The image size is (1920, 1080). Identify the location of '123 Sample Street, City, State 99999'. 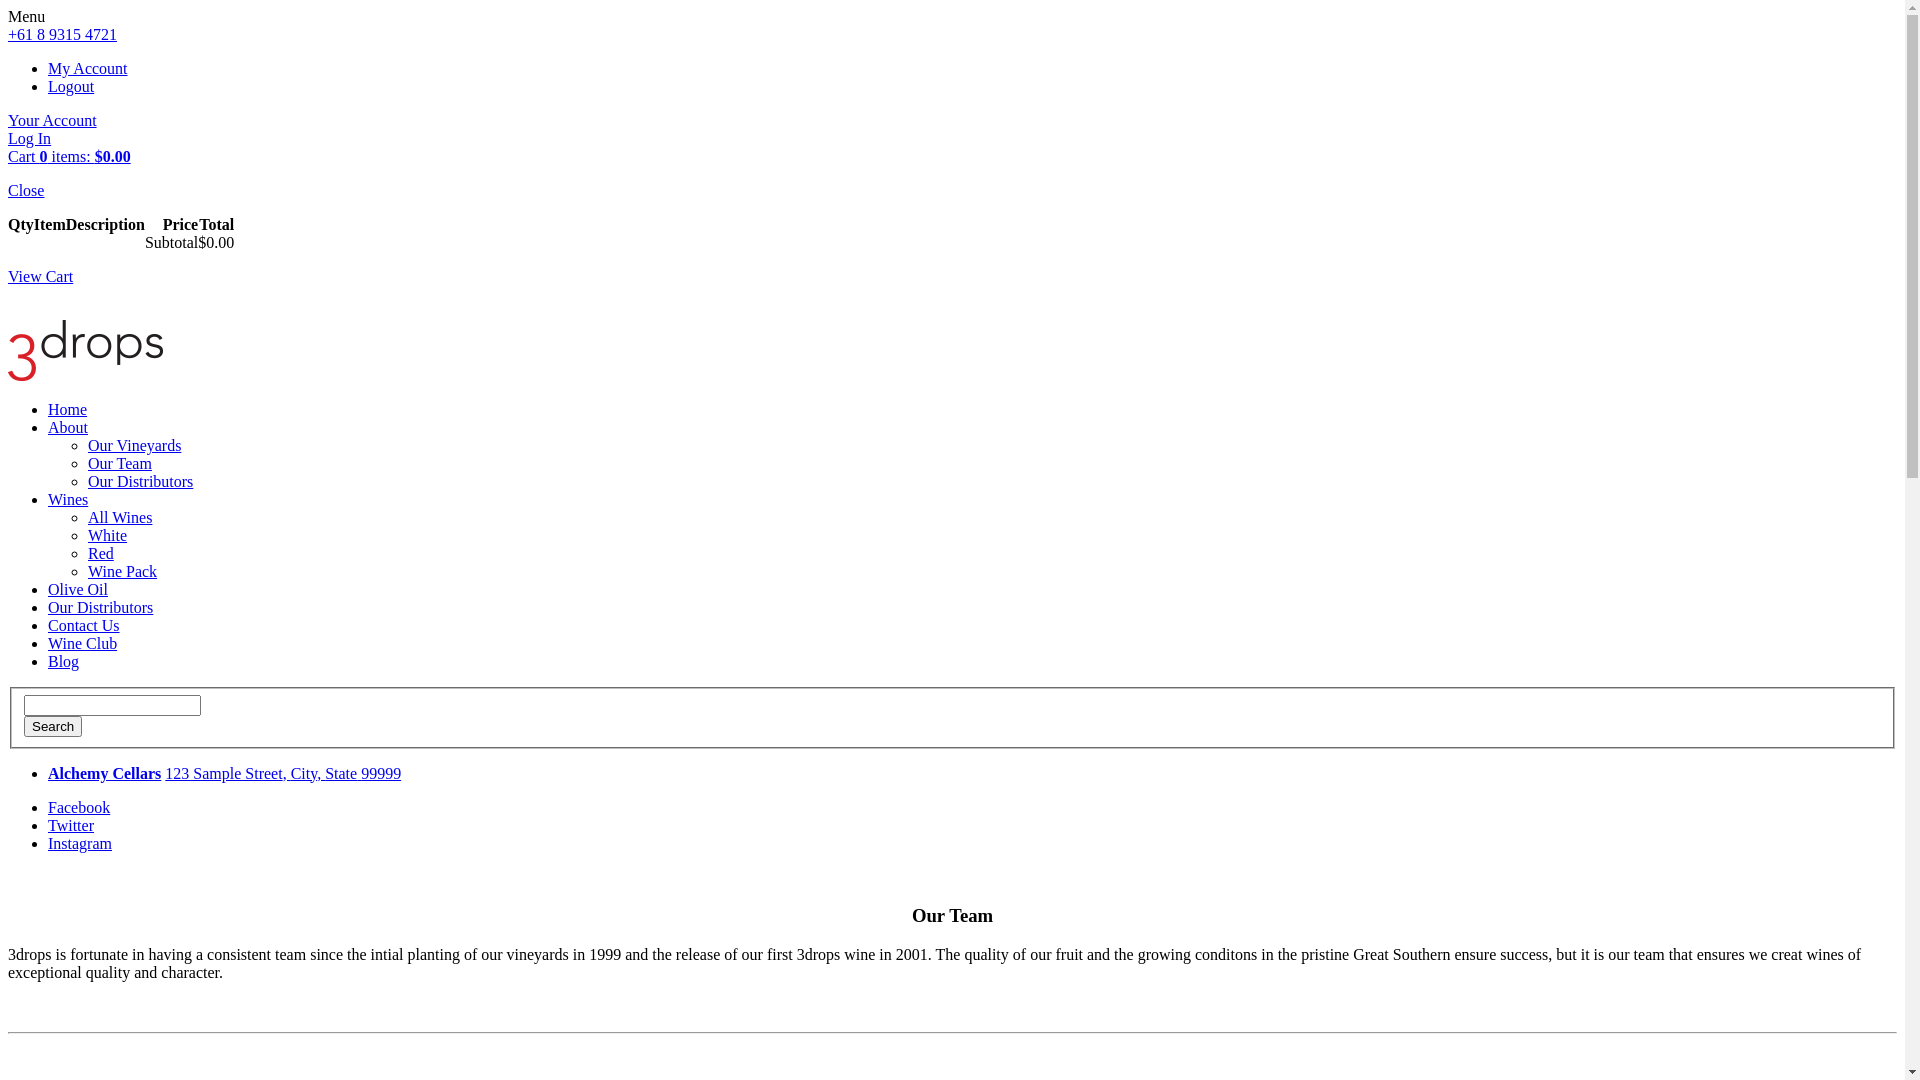
(282, 772).